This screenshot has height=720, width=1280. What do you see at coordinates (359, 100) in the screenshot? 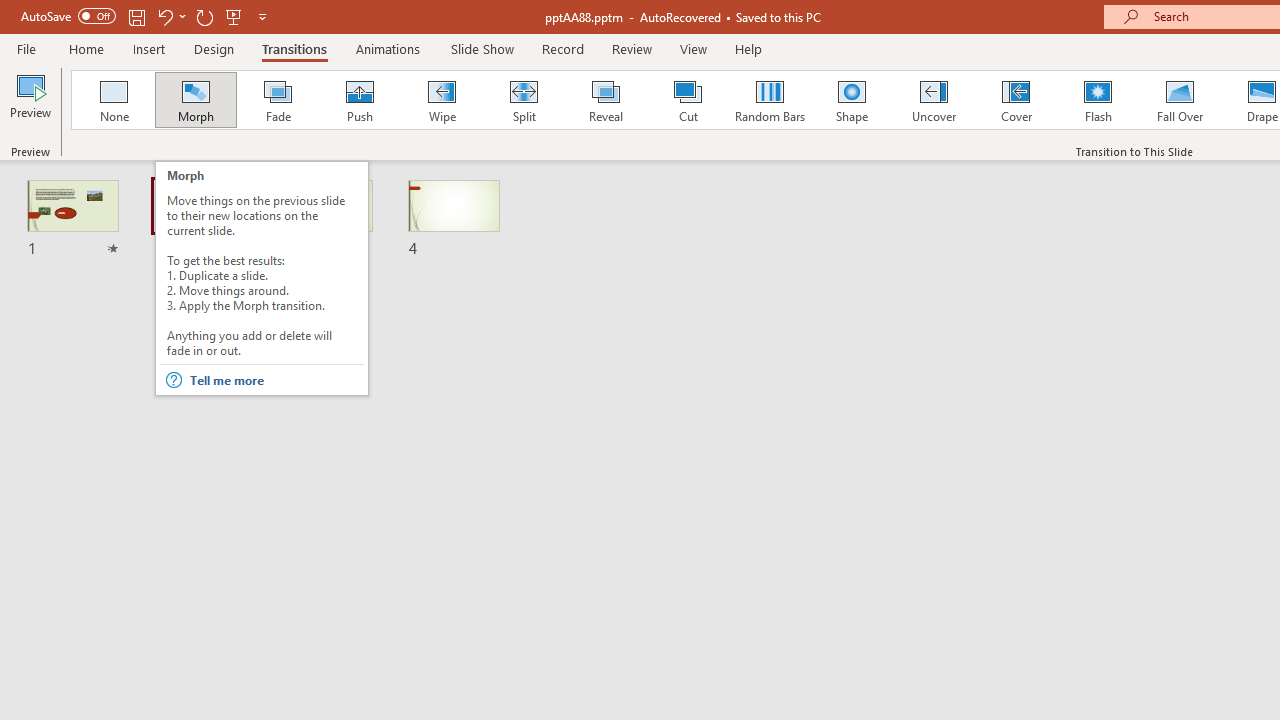
I see `'Push'` at bounding box center [359, 100].